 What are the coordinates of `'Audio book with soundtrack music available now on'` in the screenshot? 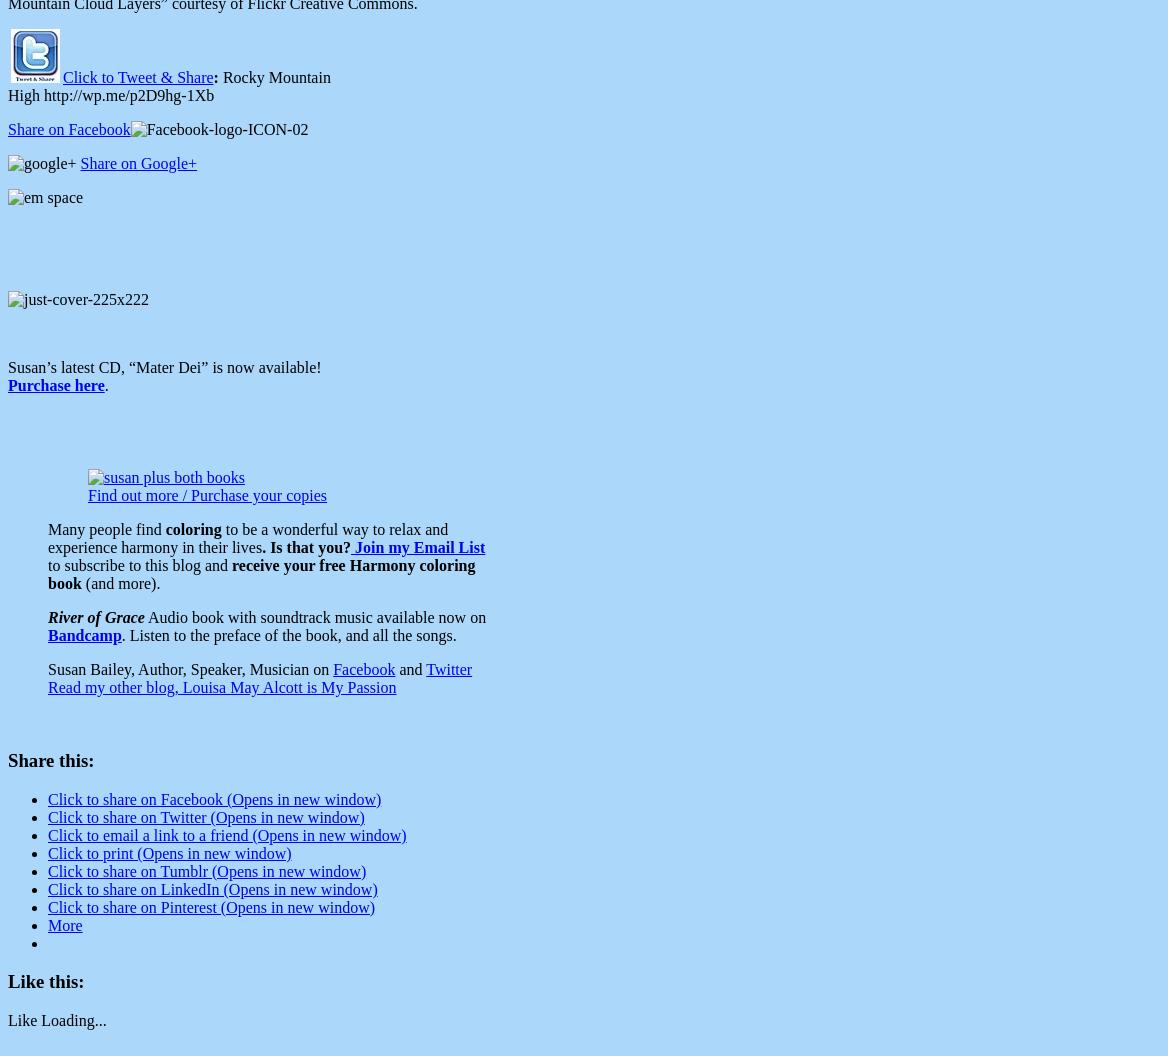 It's located at (315, 616).